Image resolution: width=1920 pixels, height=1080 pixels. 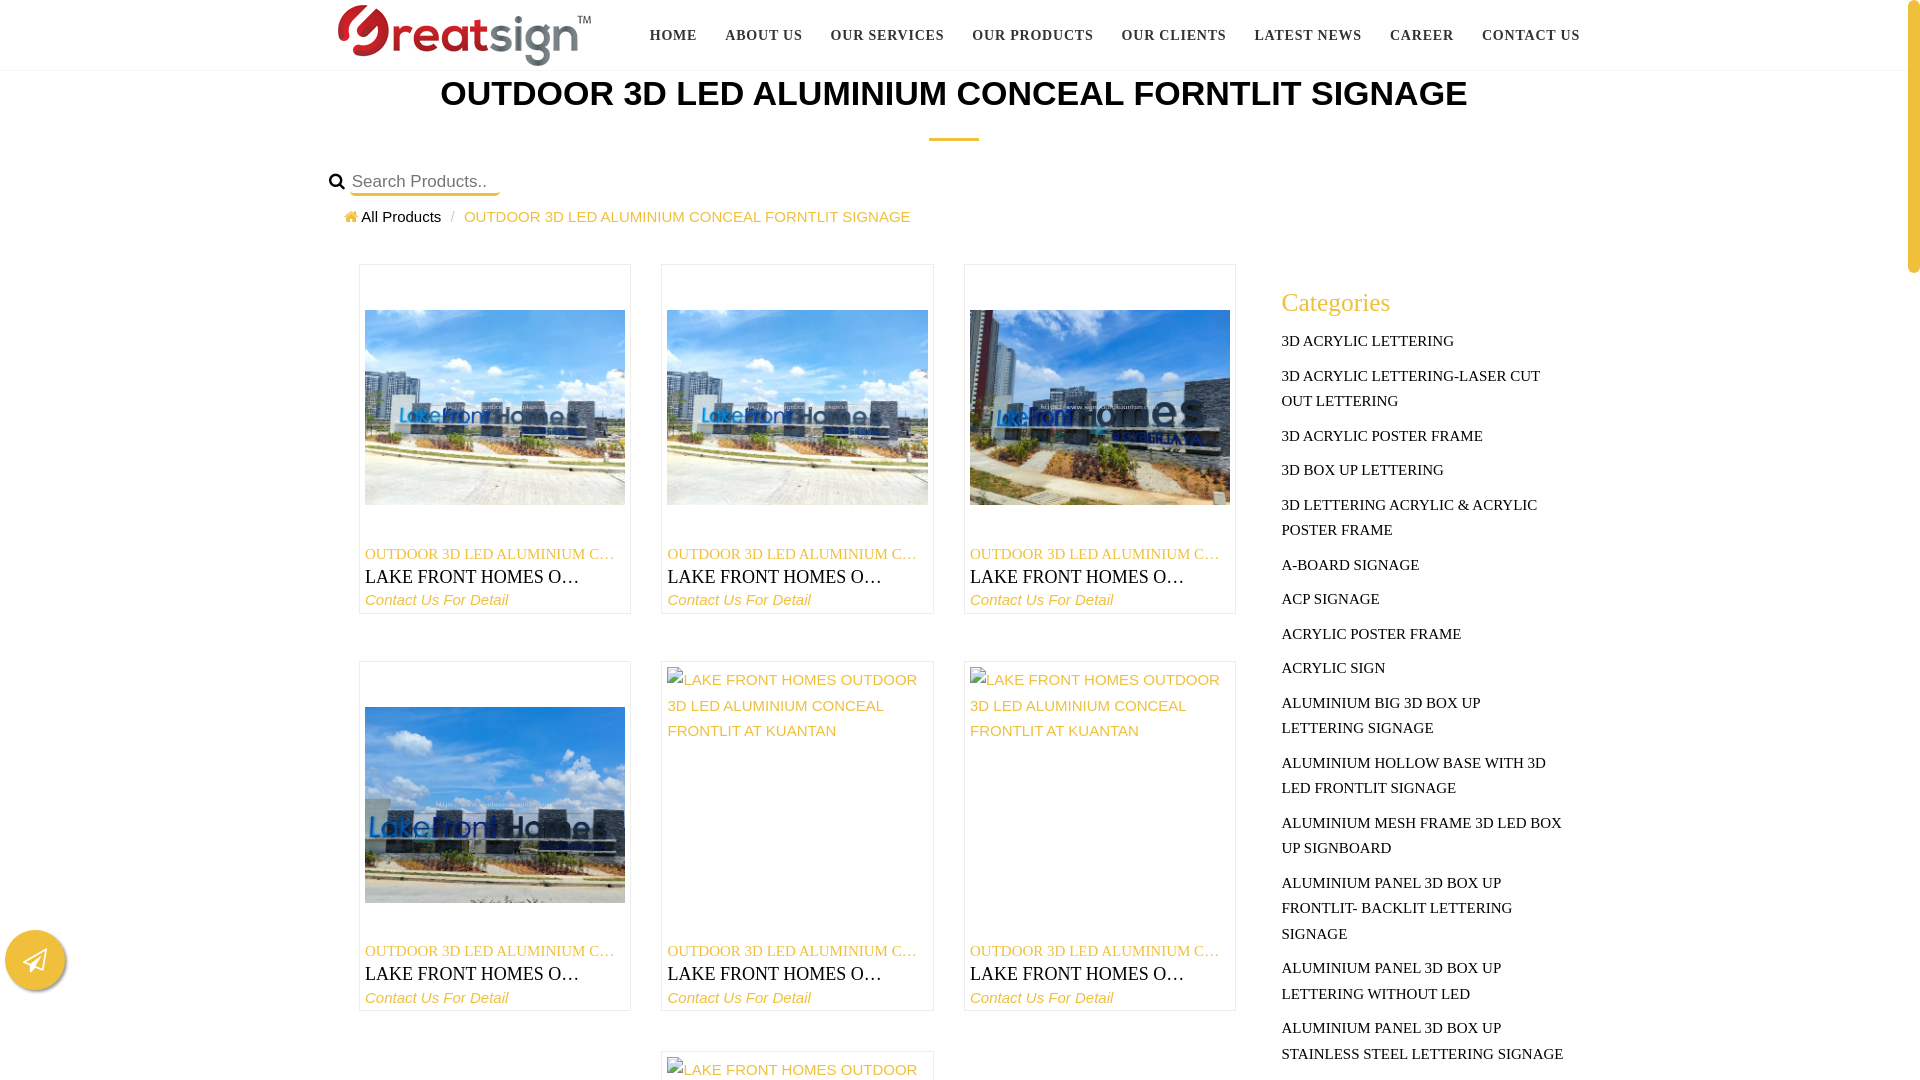 What do you see at coordinates (1422, 566) in the screenshot?
I see `'A-BOARD SIGNAGE'` at bounding box center [1422, 566].